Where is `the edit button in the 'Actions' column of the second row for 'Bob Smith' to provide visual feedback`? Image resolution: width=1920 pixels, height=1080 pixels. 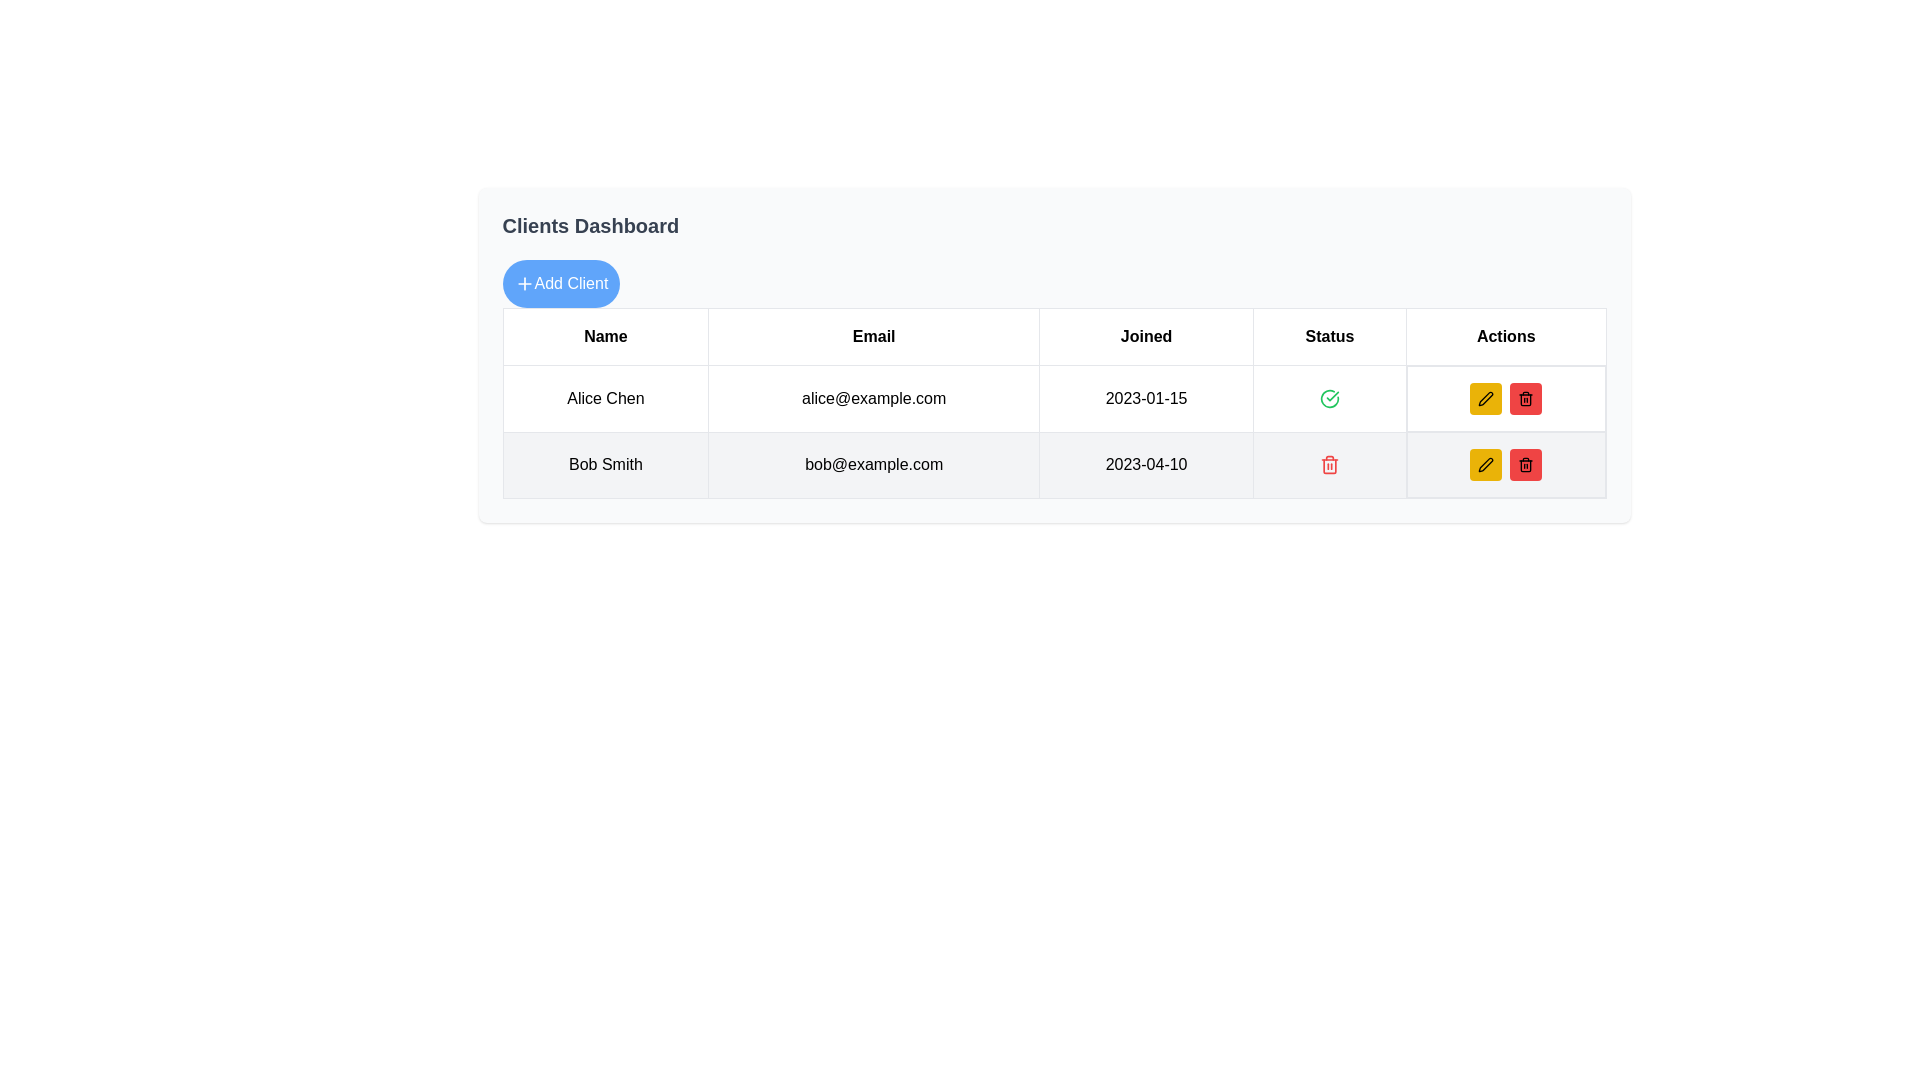
the edit button in the 'Actions' column of the second row for 'Bob Smith' to provide visual feedback is located at coordinates (1486, 398).